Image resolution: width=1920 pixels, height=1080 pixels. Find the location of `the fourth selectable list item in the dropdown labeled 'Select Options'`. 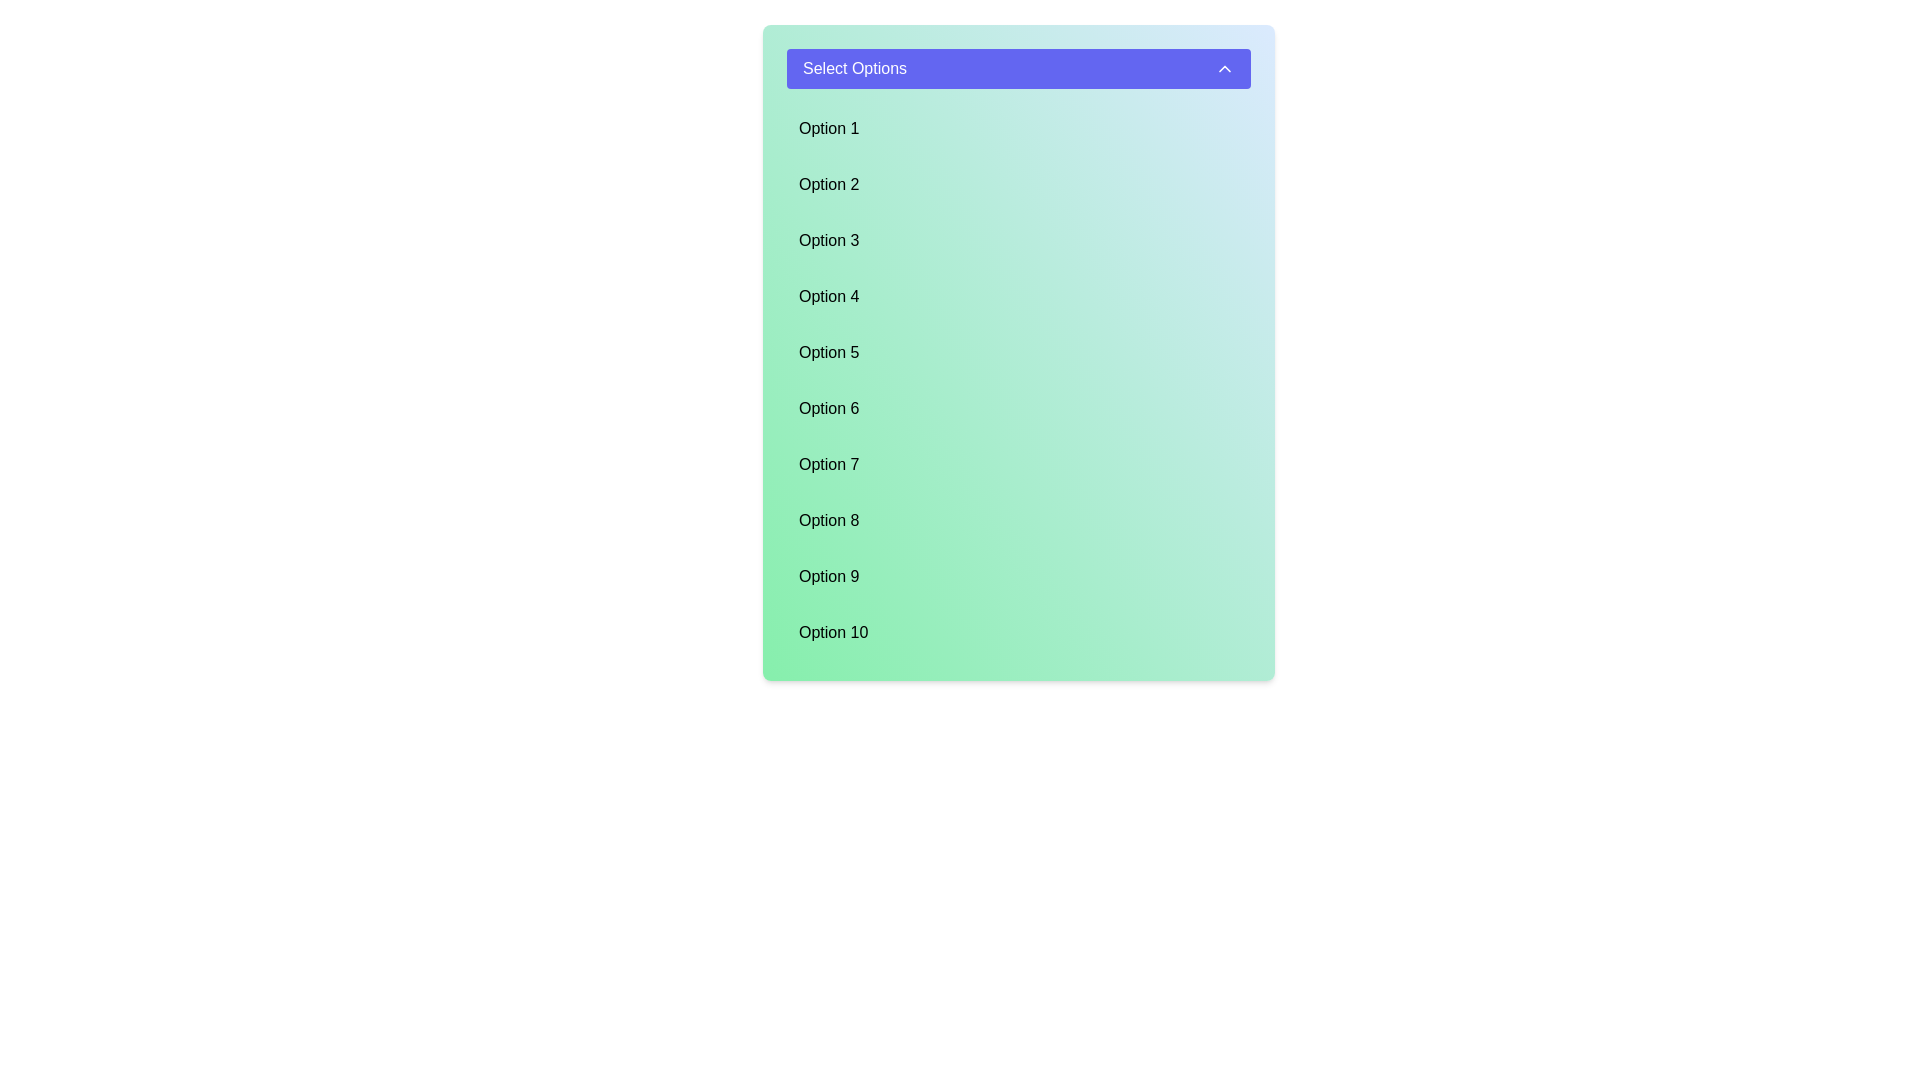

the fourth selectable list item in the dropdown labeled 'Select Options' is located at coordinates (1018, 297).